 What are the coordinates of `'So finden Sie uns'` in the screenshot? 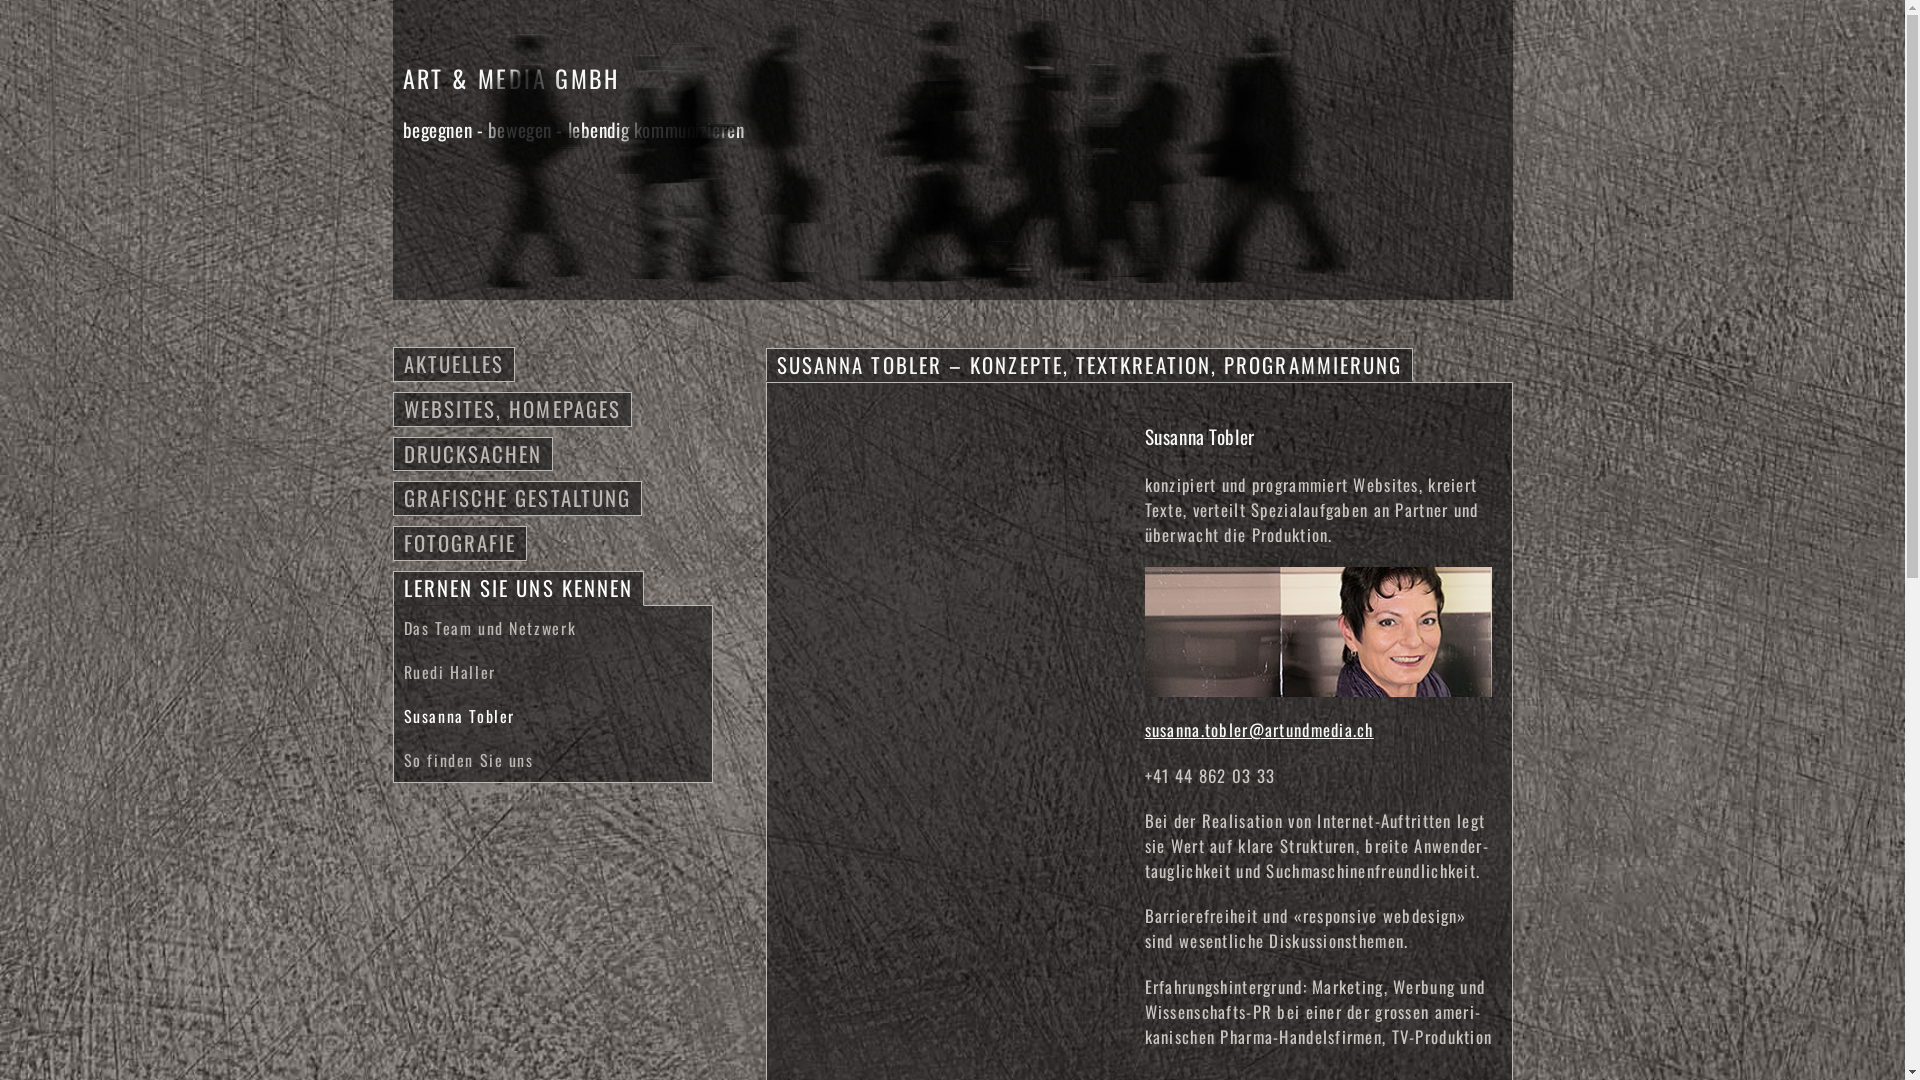 It's located at (468, 759).